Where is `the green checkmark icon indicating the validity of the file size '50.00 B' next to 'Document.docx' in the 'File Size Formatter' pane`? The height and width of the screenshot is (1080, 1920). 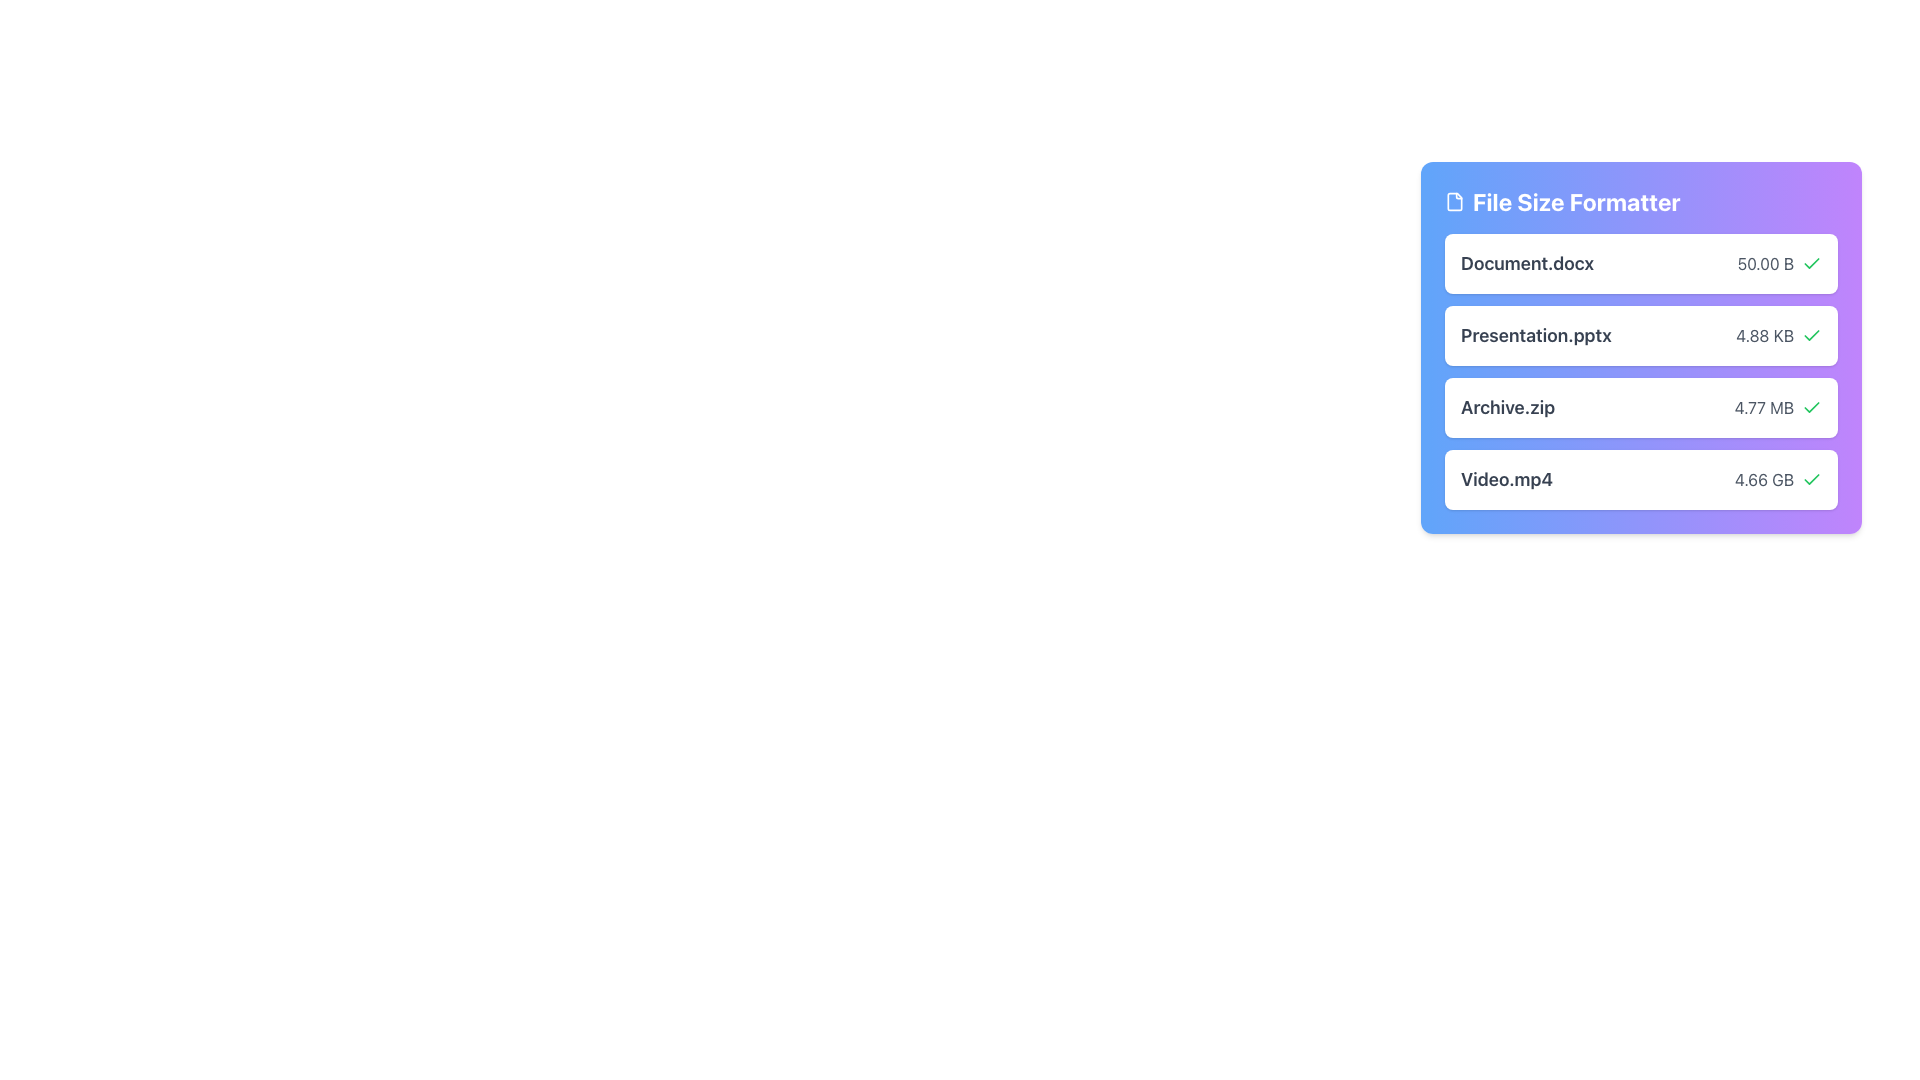 the green checkmark icon indicating the validity of the file size '50.00 B' next to 'Document.docx' in the 'File Size Formatter' pane is located at coordinates (1779, 262).